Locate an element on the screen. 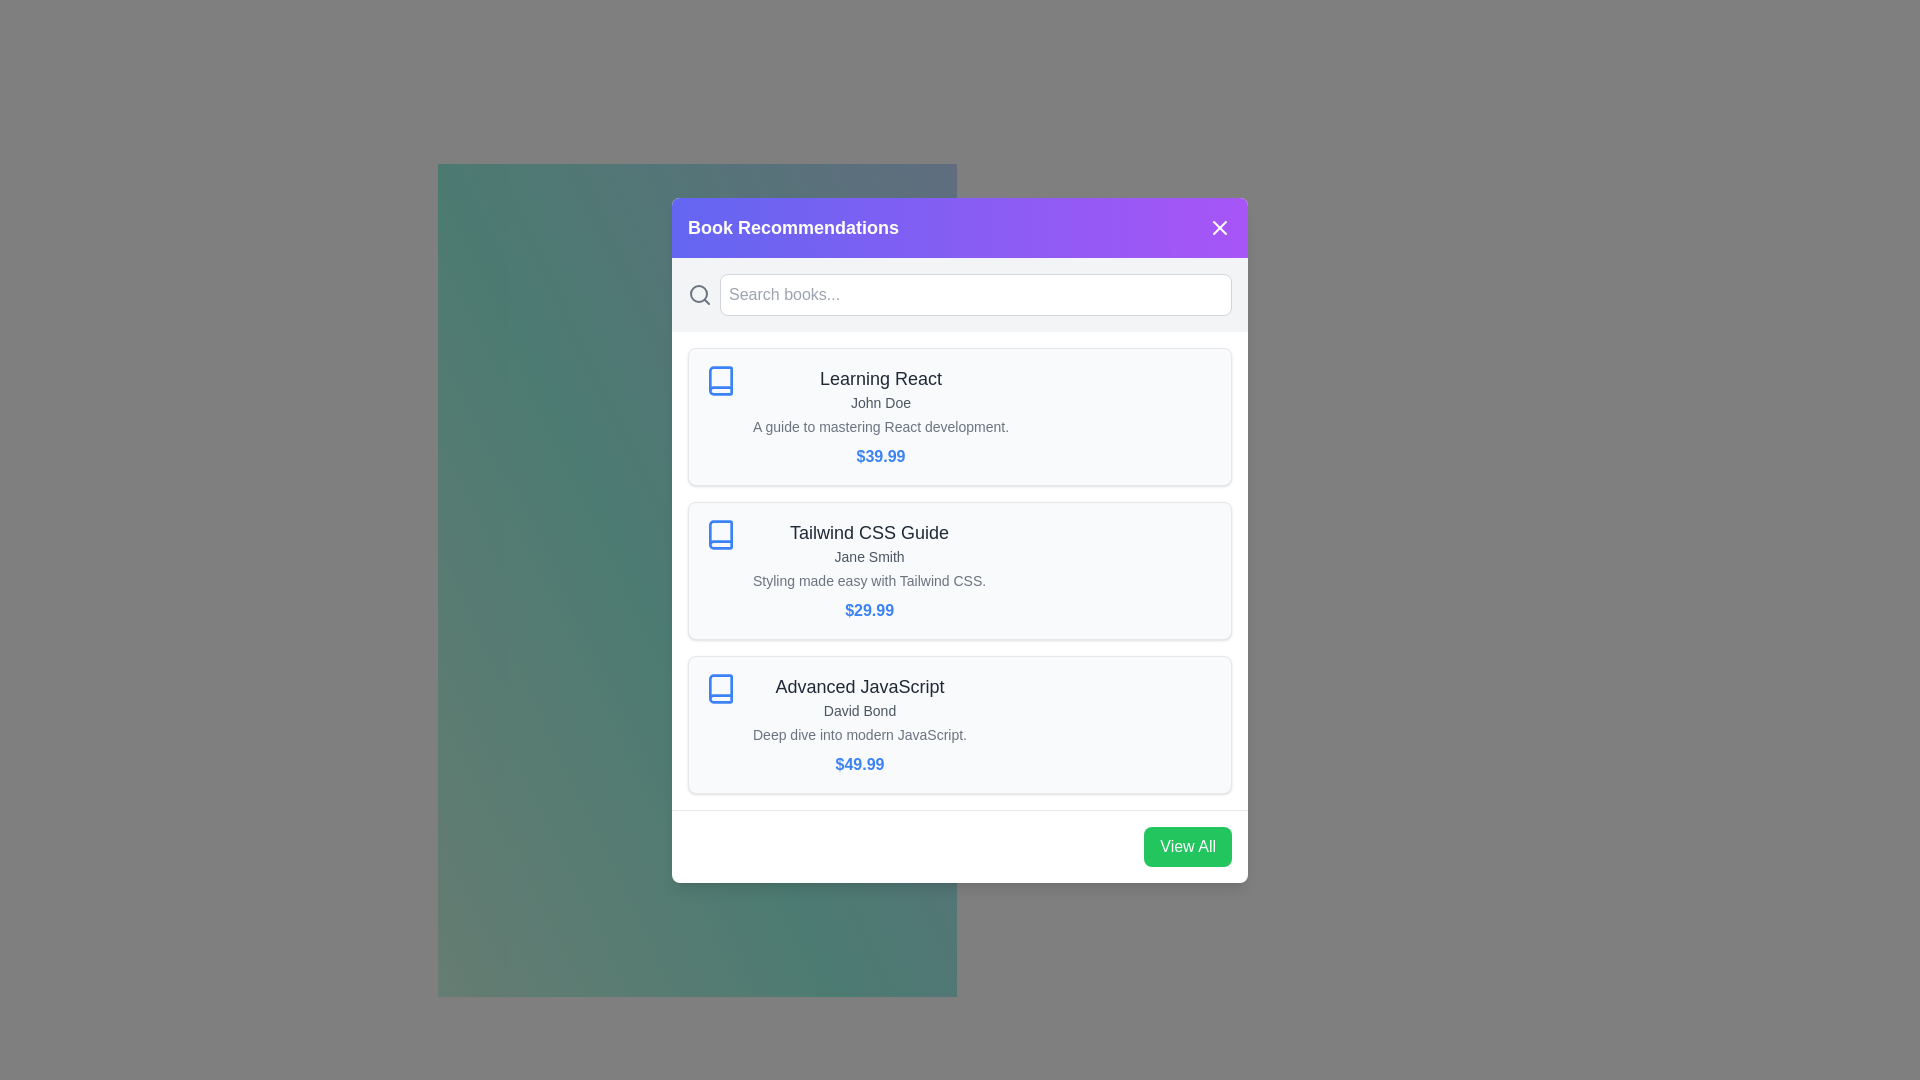 The width and height of the screenshot is (1920, 1080). text label displaying the price "$39.99" in bright blue color, styled bold, located in the book recommendation card for "Learning React." is located at coordinates (880, 456).